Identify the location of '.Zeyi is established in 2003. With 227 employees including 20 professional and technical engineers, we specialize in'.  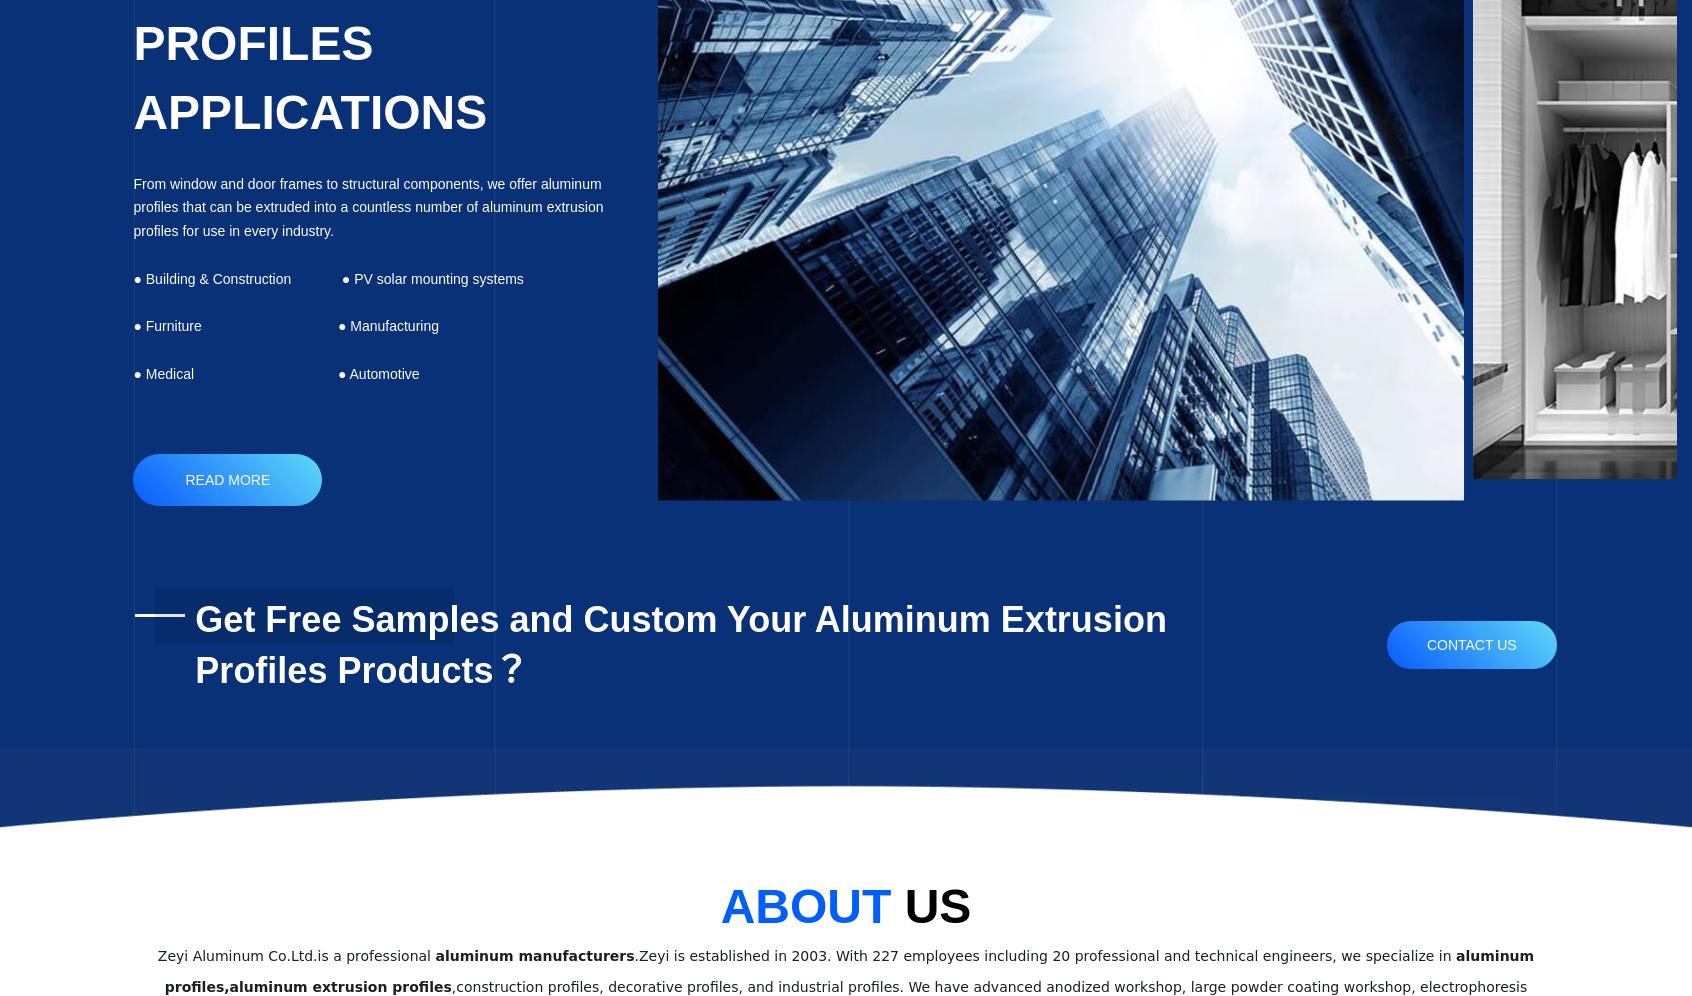
(1043, 954).